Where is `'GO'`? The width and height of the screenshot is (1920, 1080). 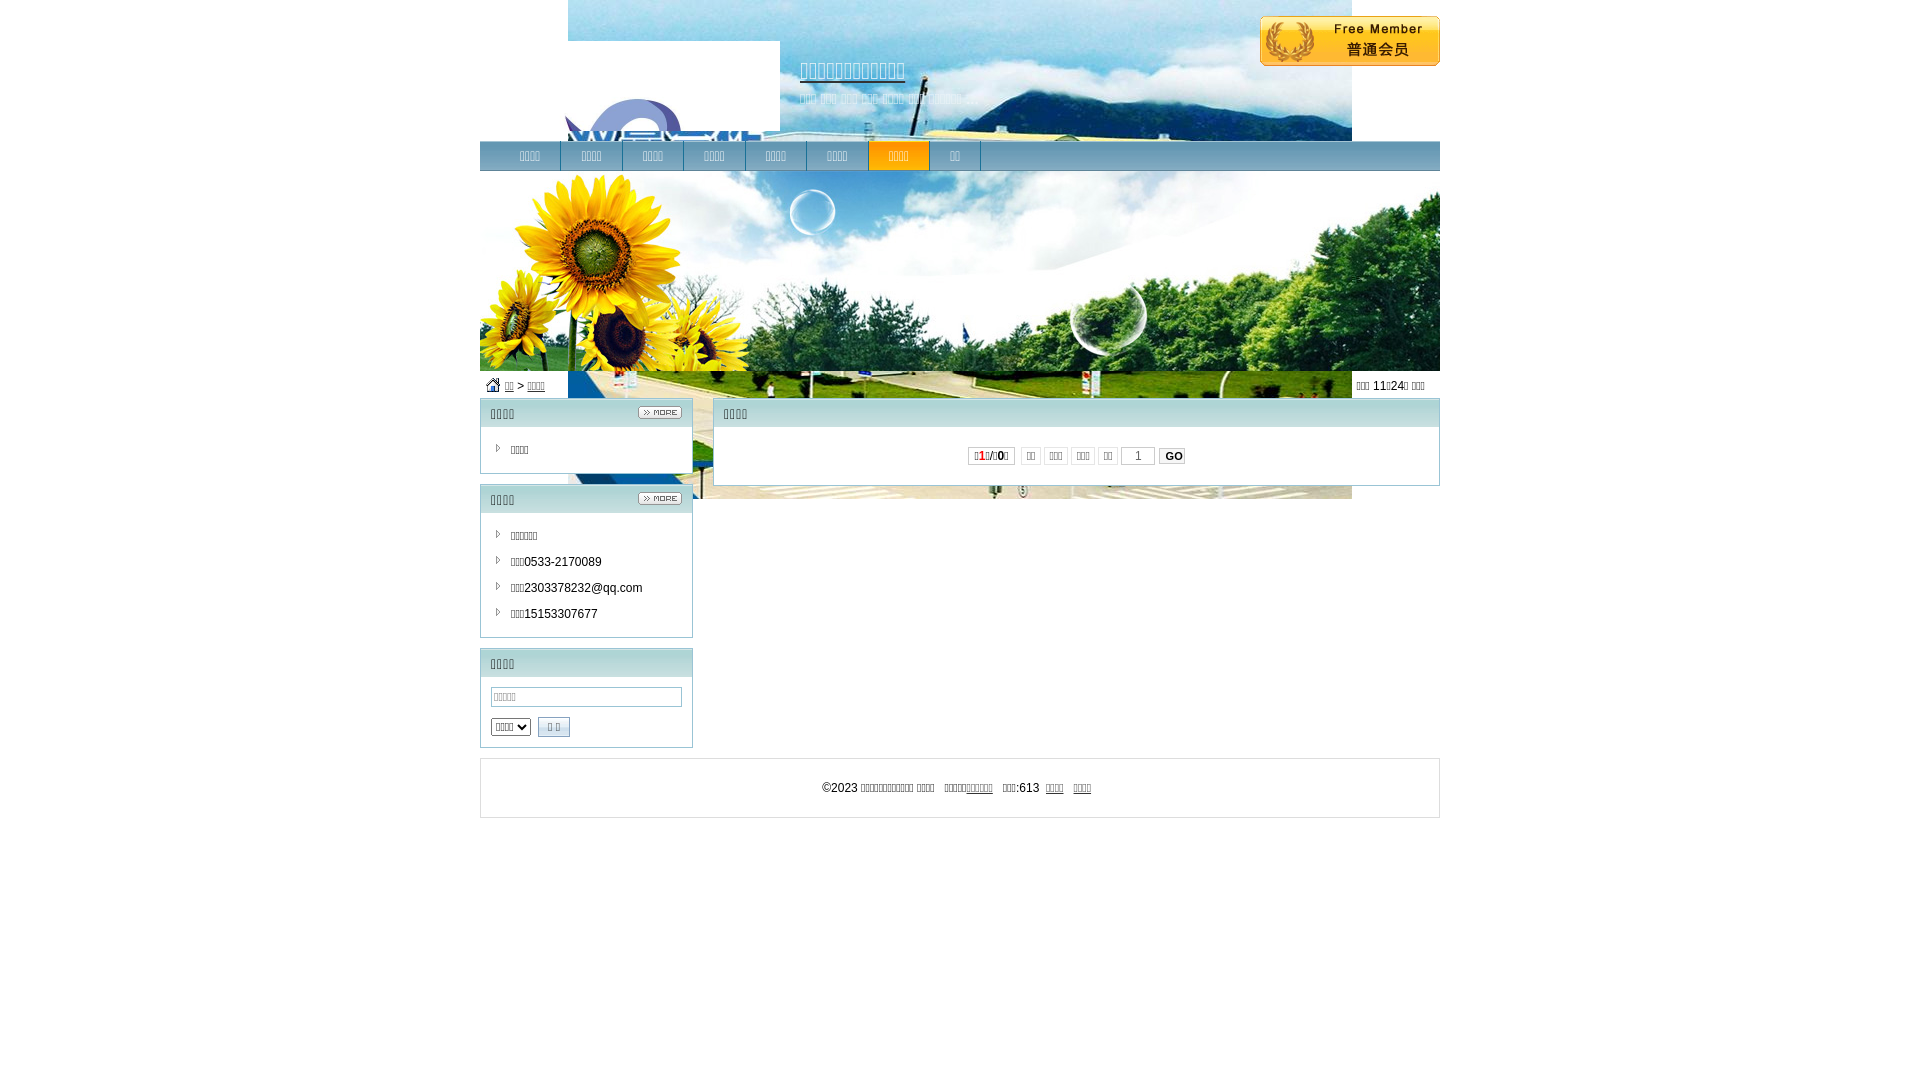
'GO' is located at coordinates (1158, 455).